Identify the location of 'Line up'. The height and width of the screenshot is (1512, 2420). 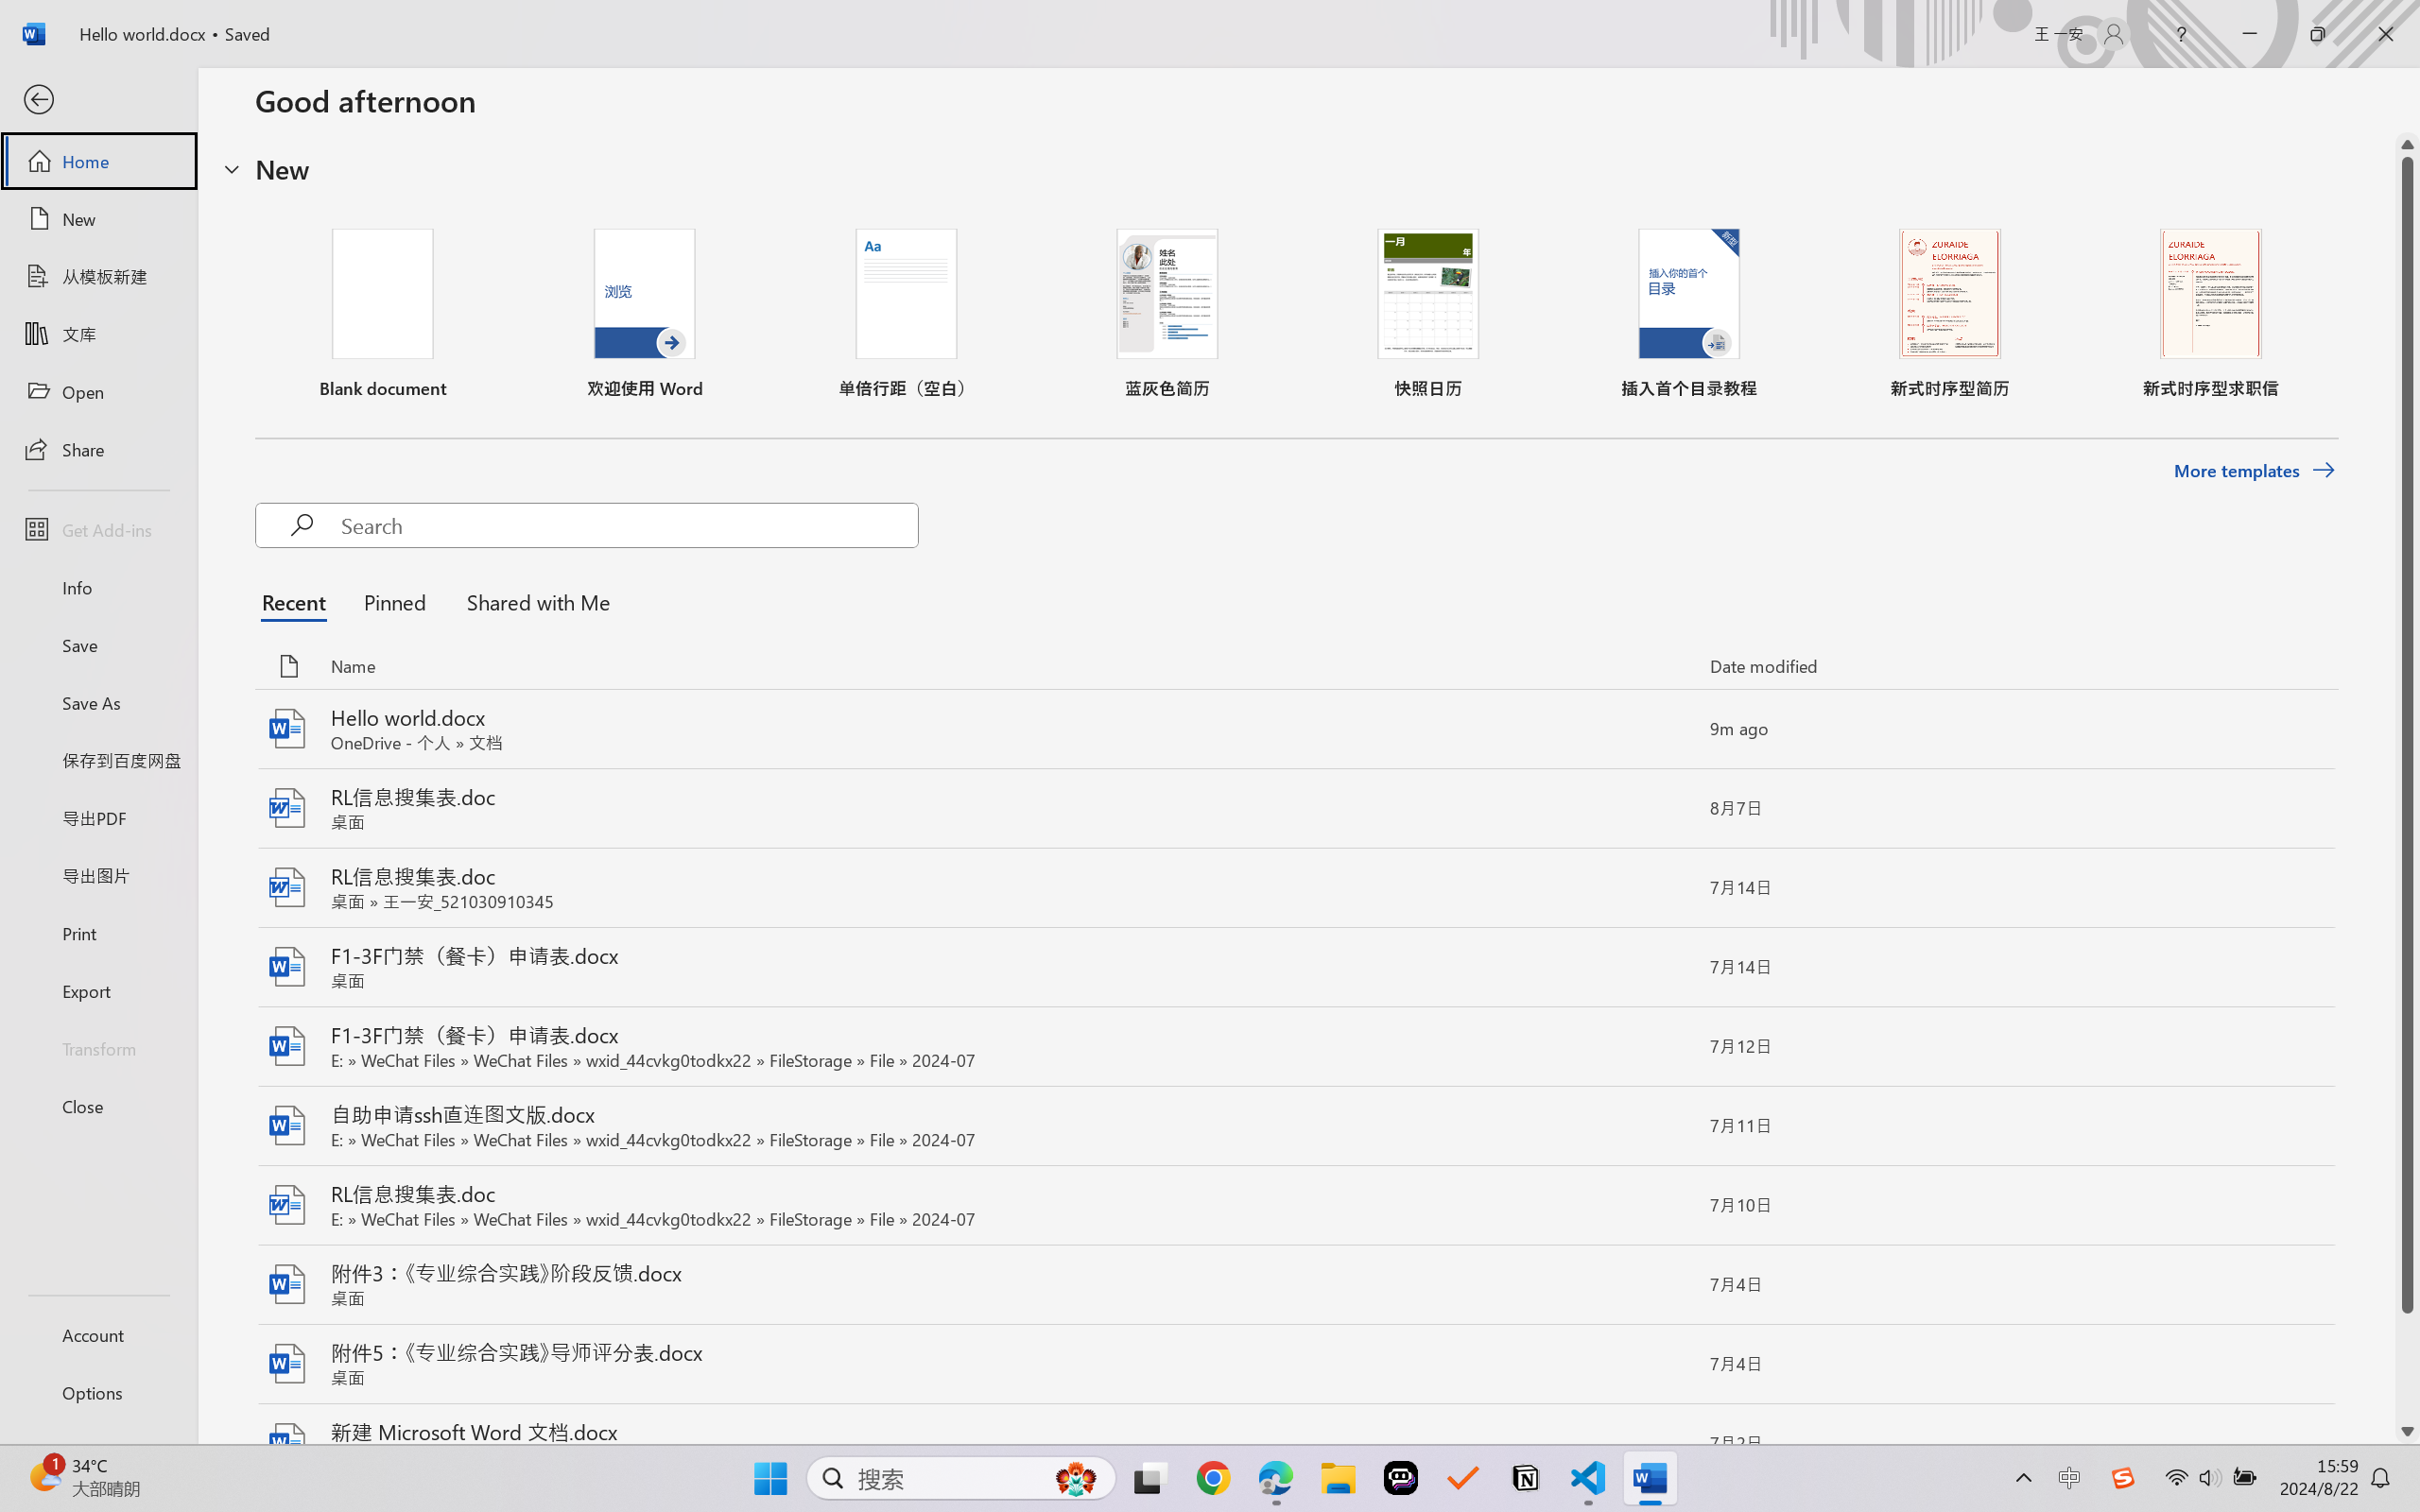
(2407, 144).